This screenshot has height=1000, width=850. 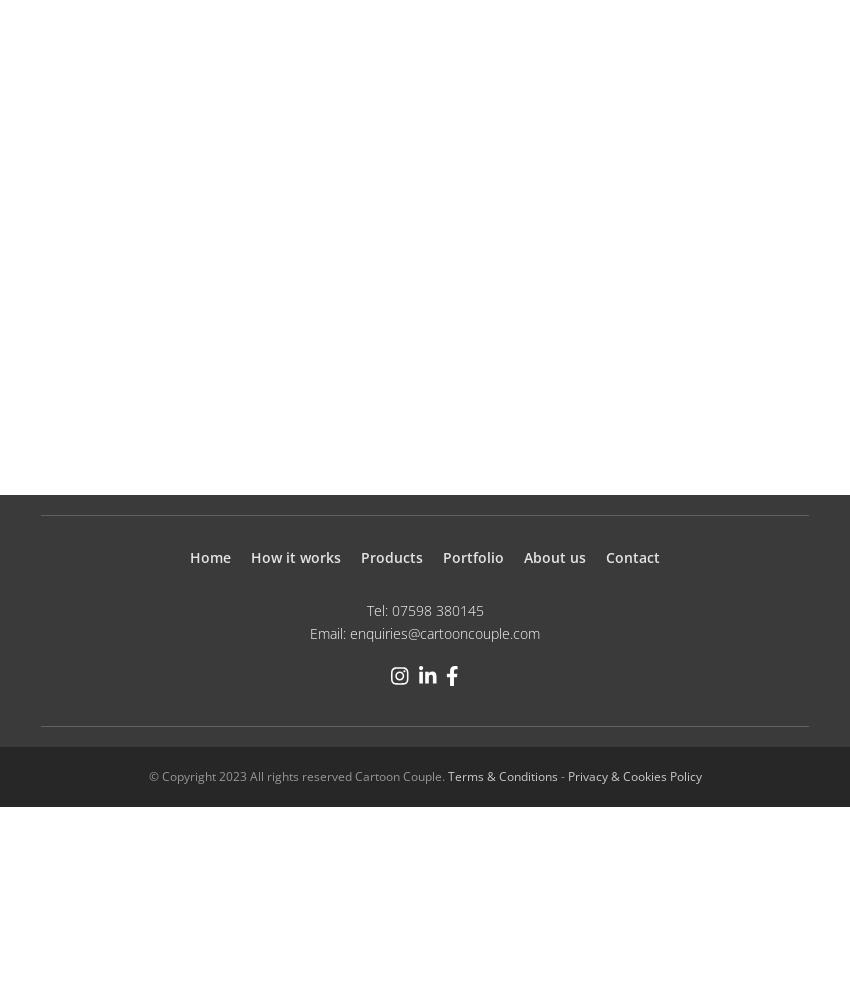 I want to click on 'Tel:', so click(x=377, y=609).